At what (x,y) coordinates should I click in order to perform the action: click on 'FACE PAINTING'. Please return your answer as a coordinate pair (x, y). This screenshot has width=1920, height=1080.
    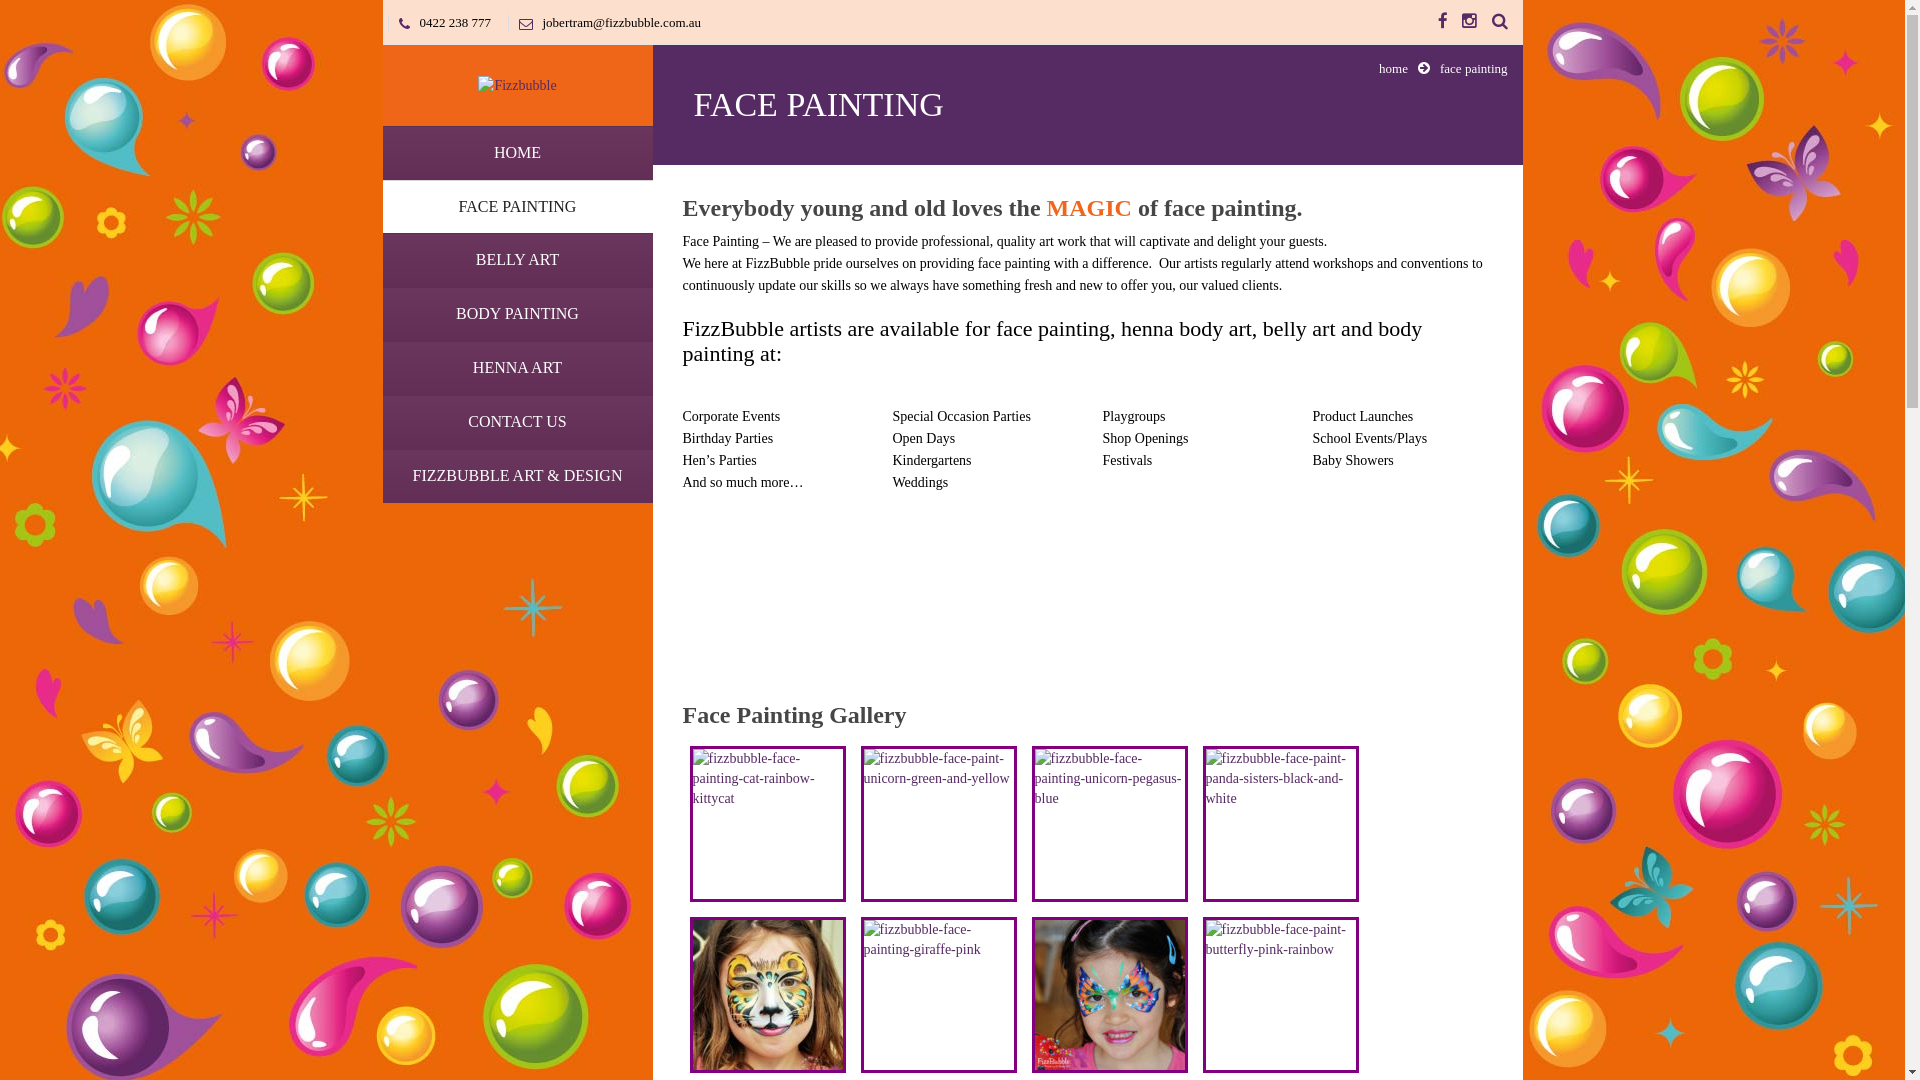
    Looking at the image, I should click on (517, 207).